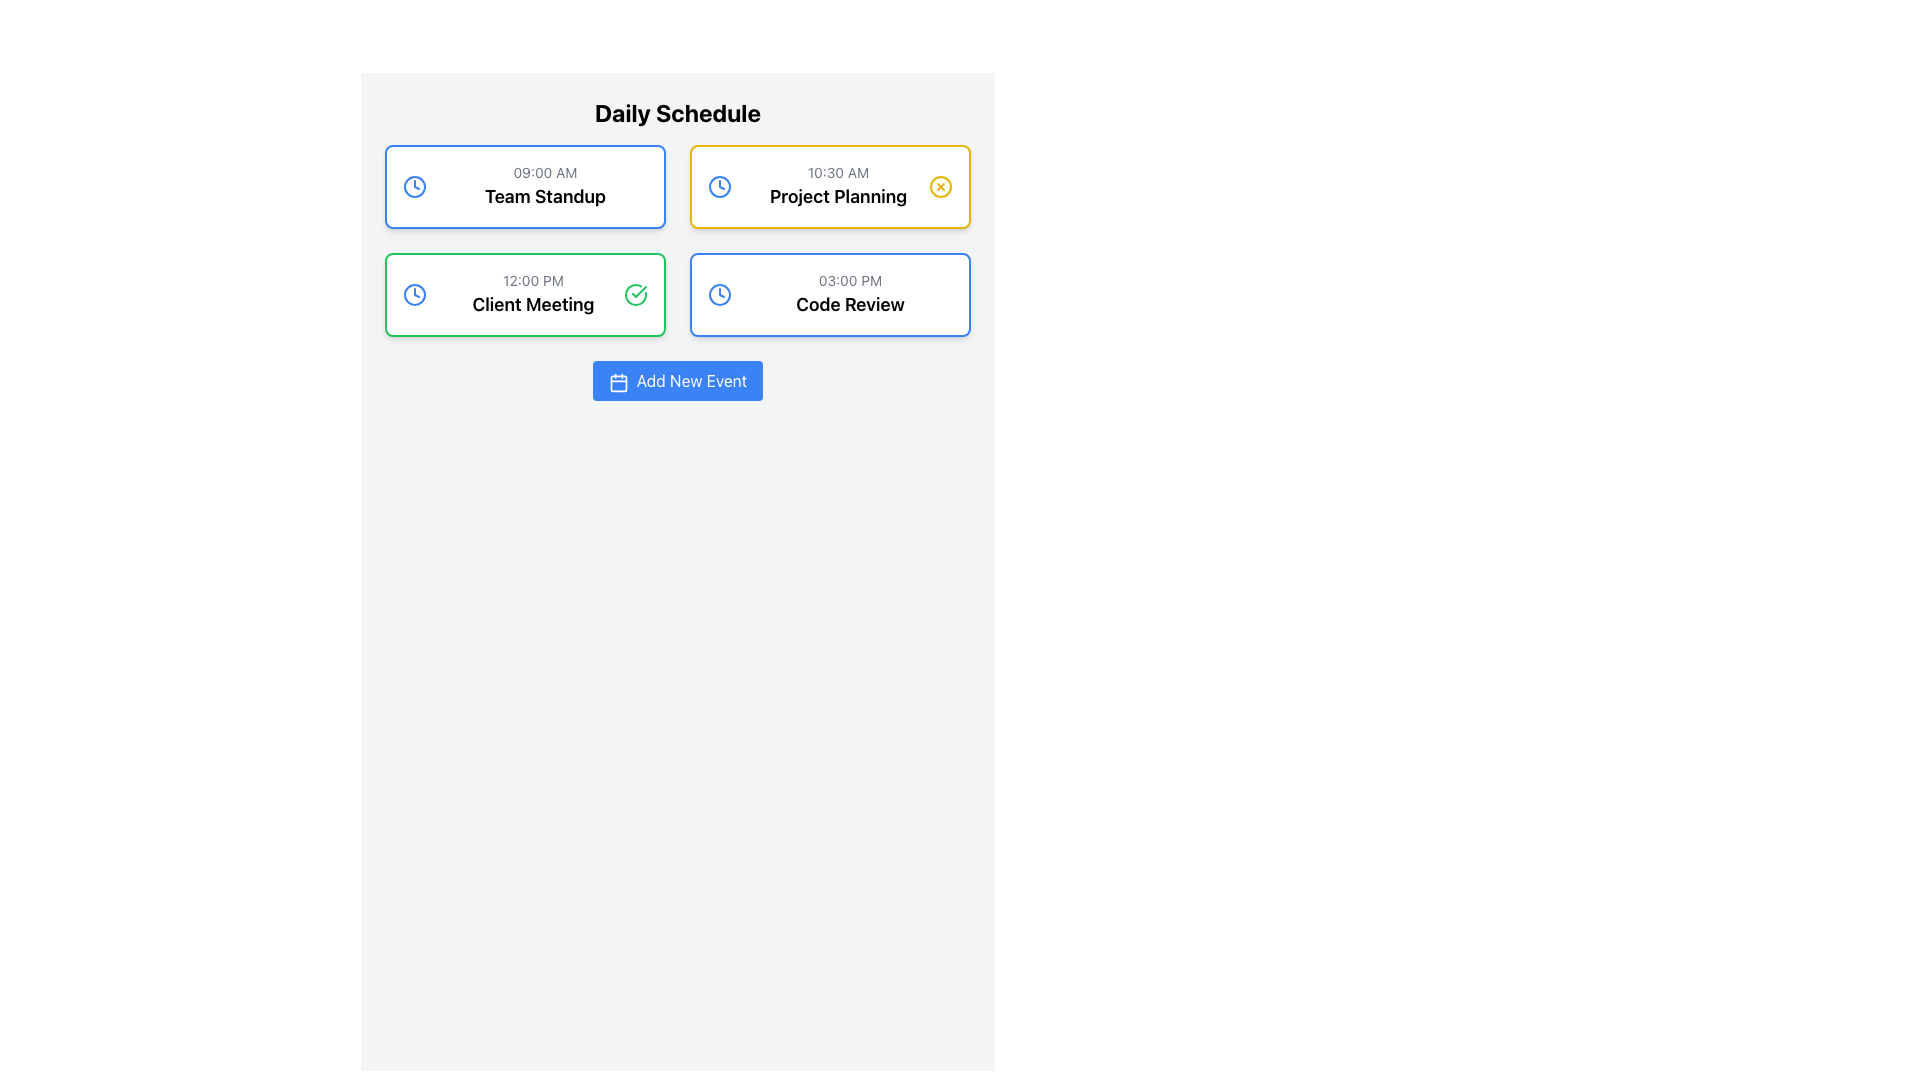 This screenshot has width=1920, height=1080. I want to click on the text-based informational content displaying '10:30 AM' and 'Project Planning', which is centered in the second card on the top row of the schedule grid, highlighted with a yellow border, so click(838, 186).